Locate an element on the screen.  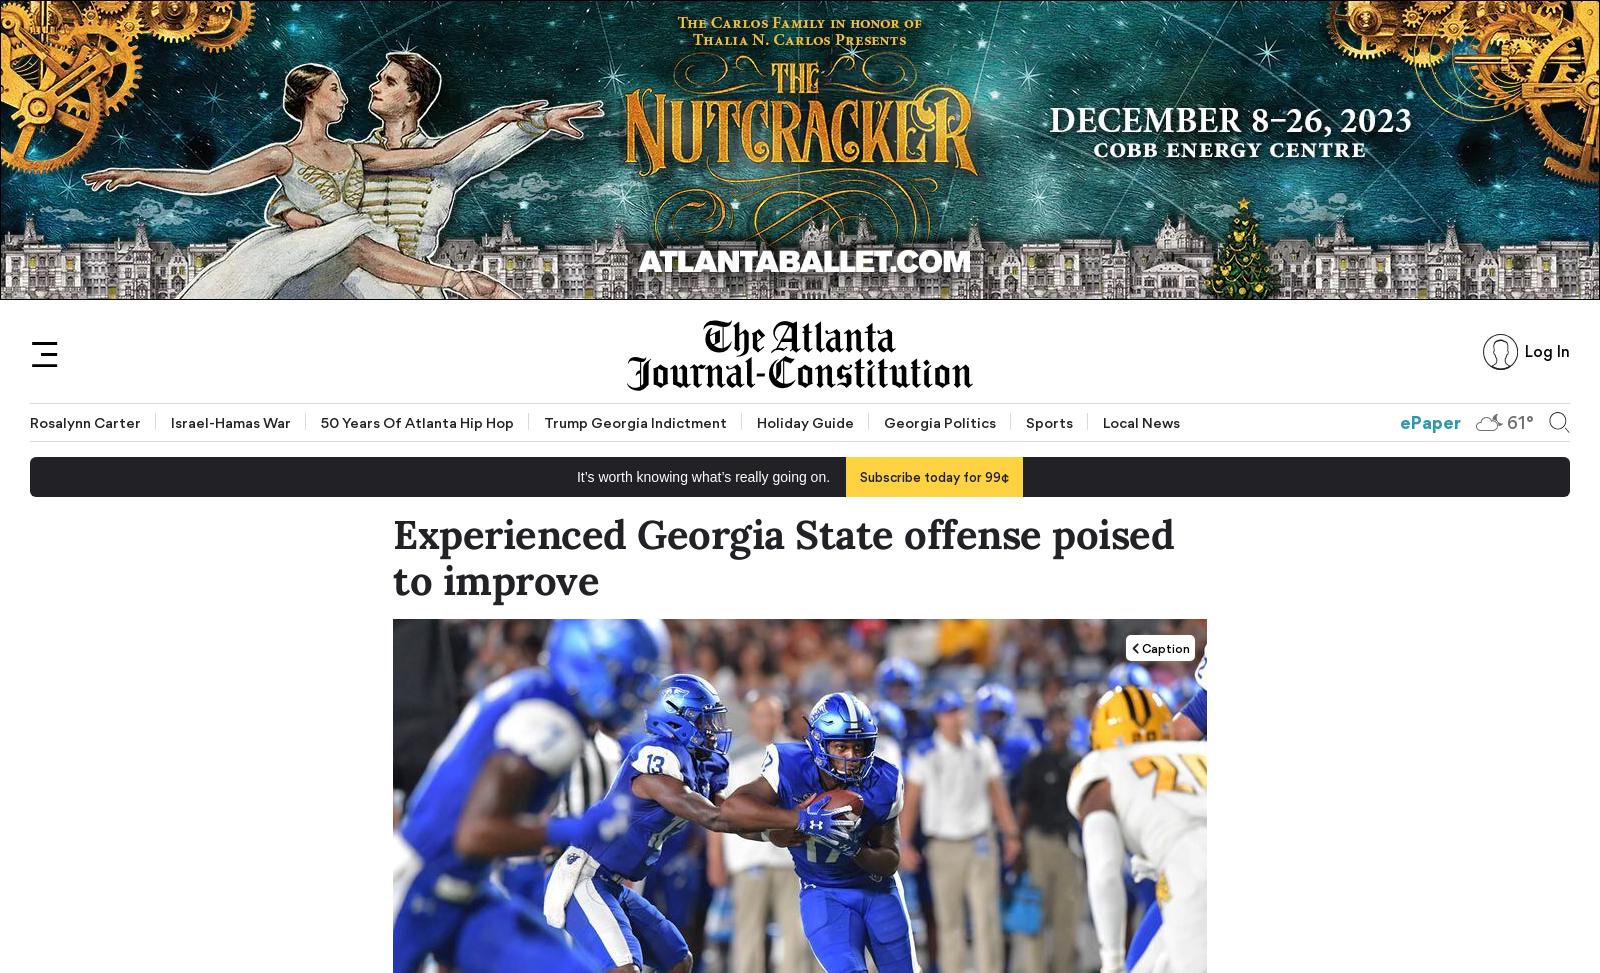
'Georgia Politics' is located at coordinates (939, 422).